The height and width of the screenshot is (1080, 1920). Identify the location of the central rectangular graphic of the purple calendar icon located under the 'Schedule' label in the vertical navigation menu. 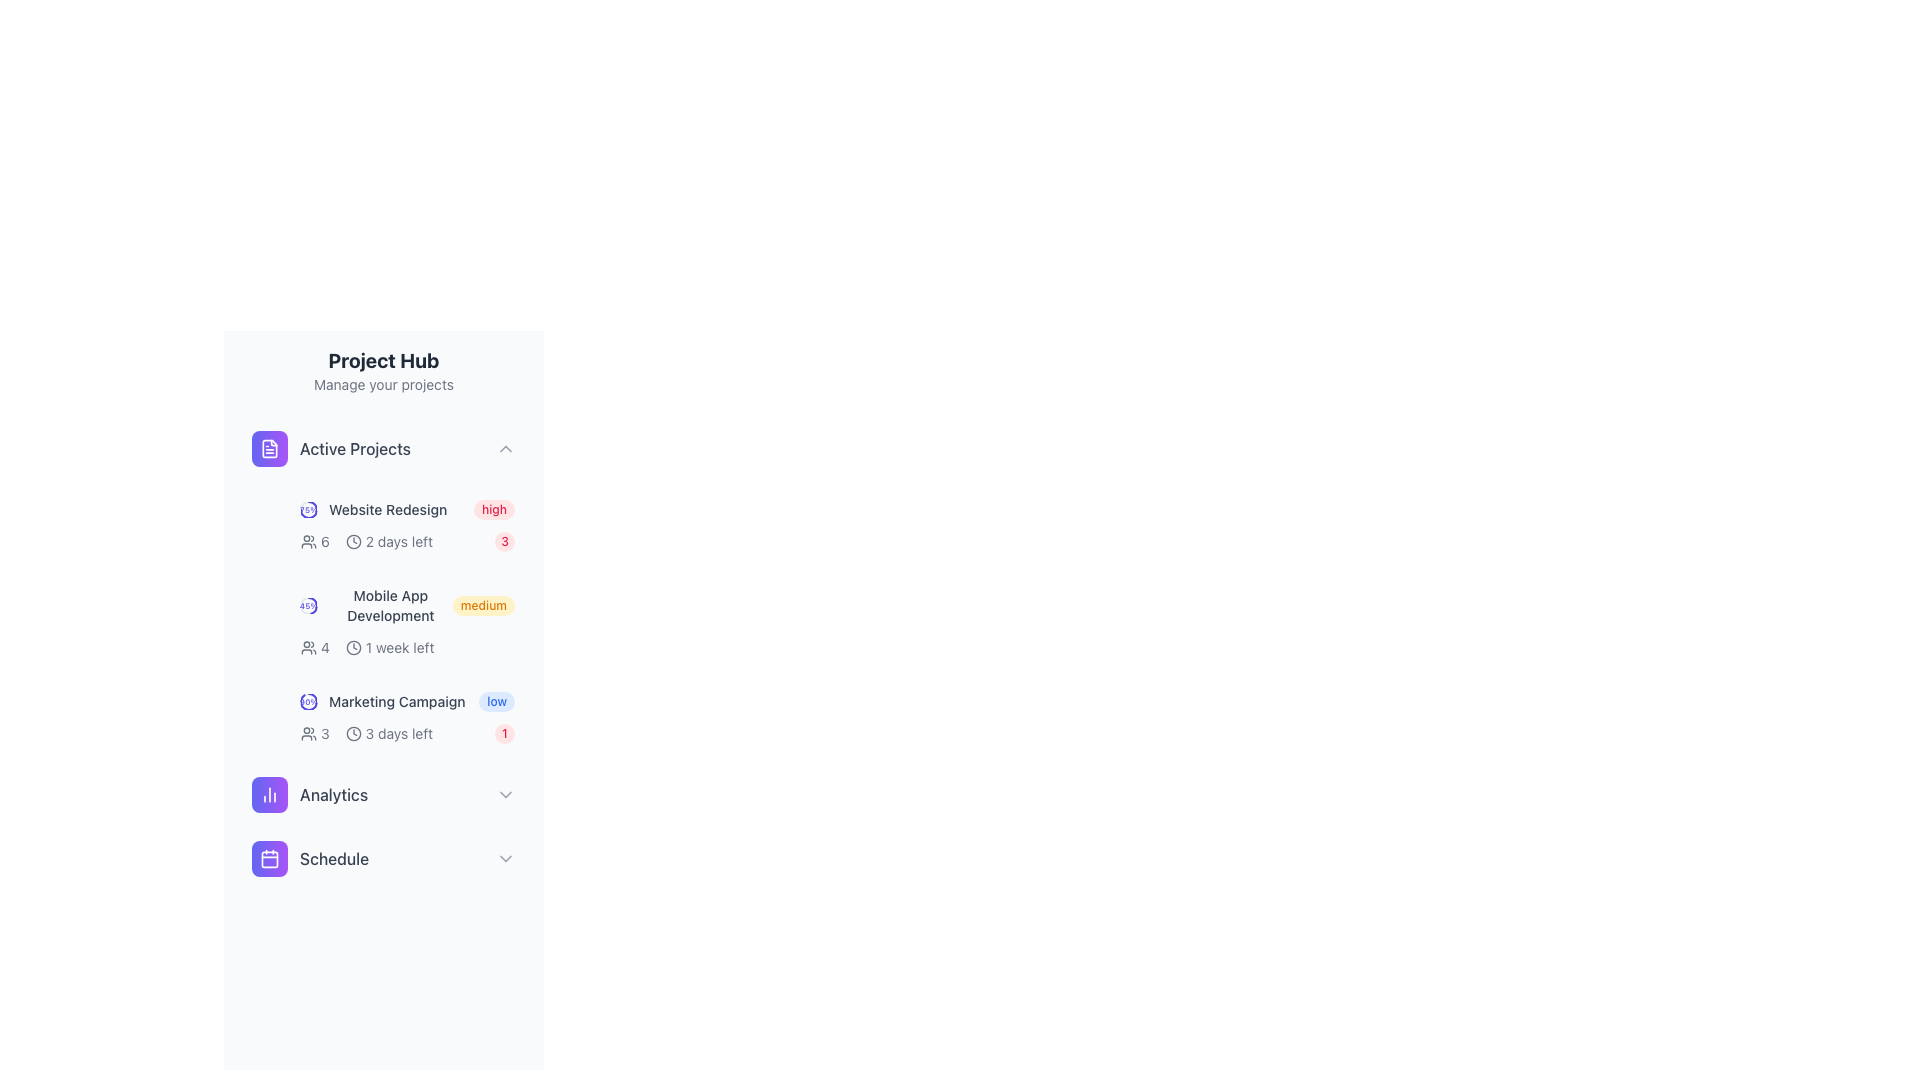
(268, 858).